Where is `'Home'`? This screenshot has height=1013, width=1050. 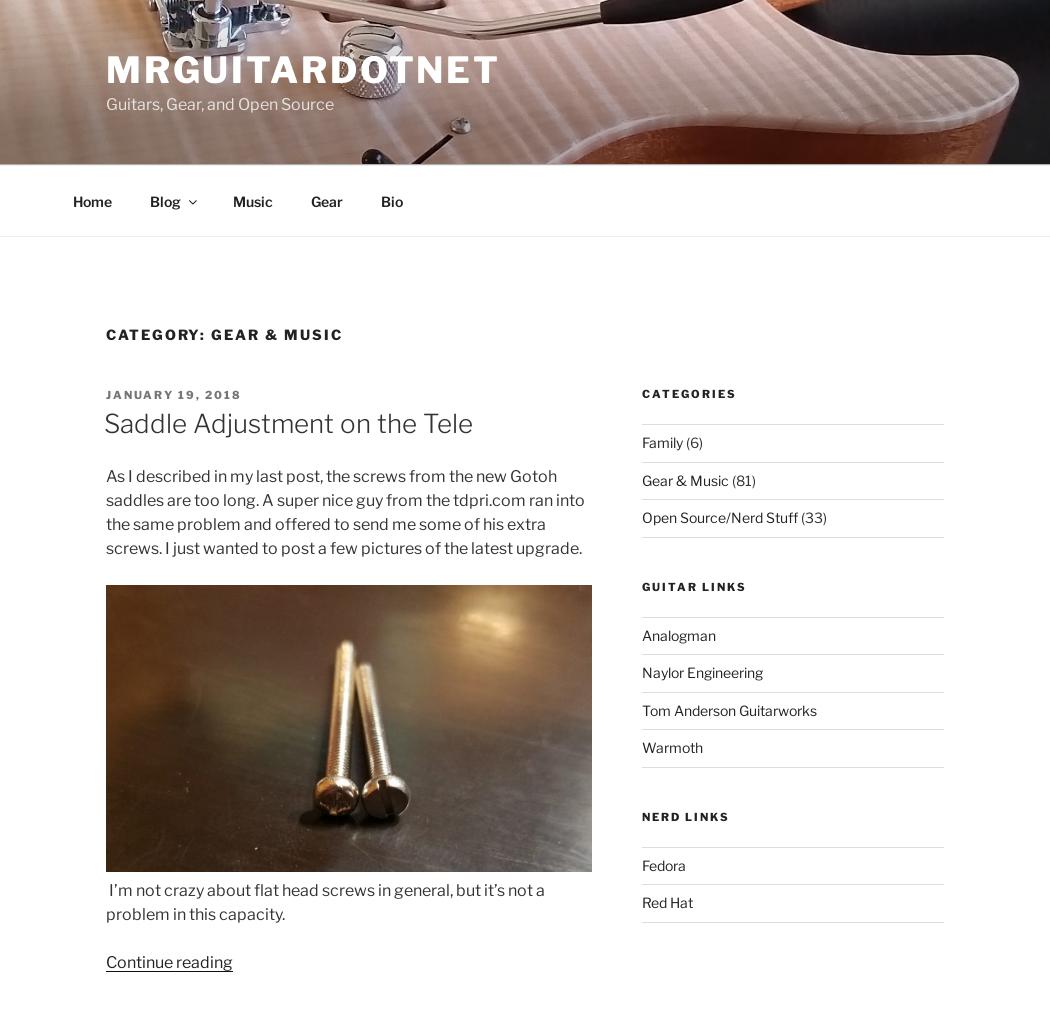
'Home' is located at coordinates (91, 200).